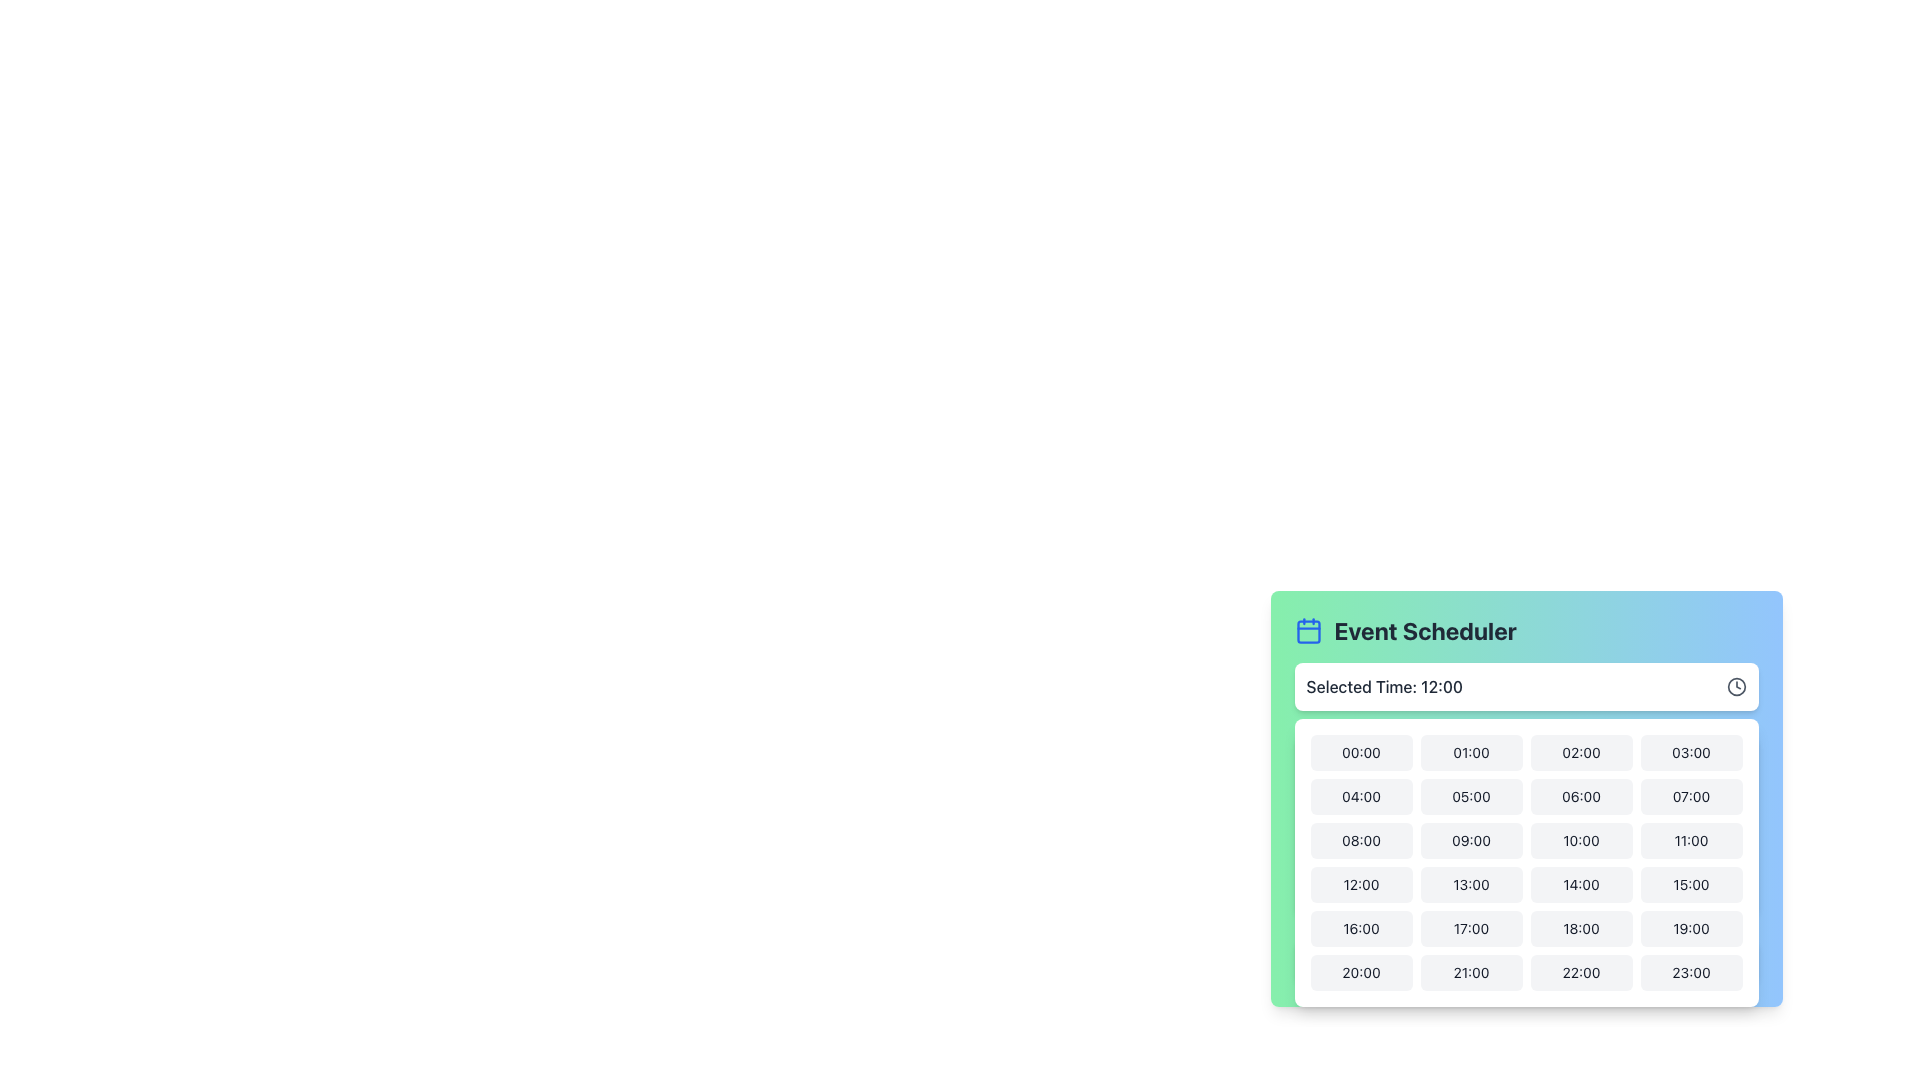 The image size is (1920, 1080). Describe the element at coordinates (1360, 796) in the screenshot. I see `the '04:00' button with a light gray background and bold black text` at that location.